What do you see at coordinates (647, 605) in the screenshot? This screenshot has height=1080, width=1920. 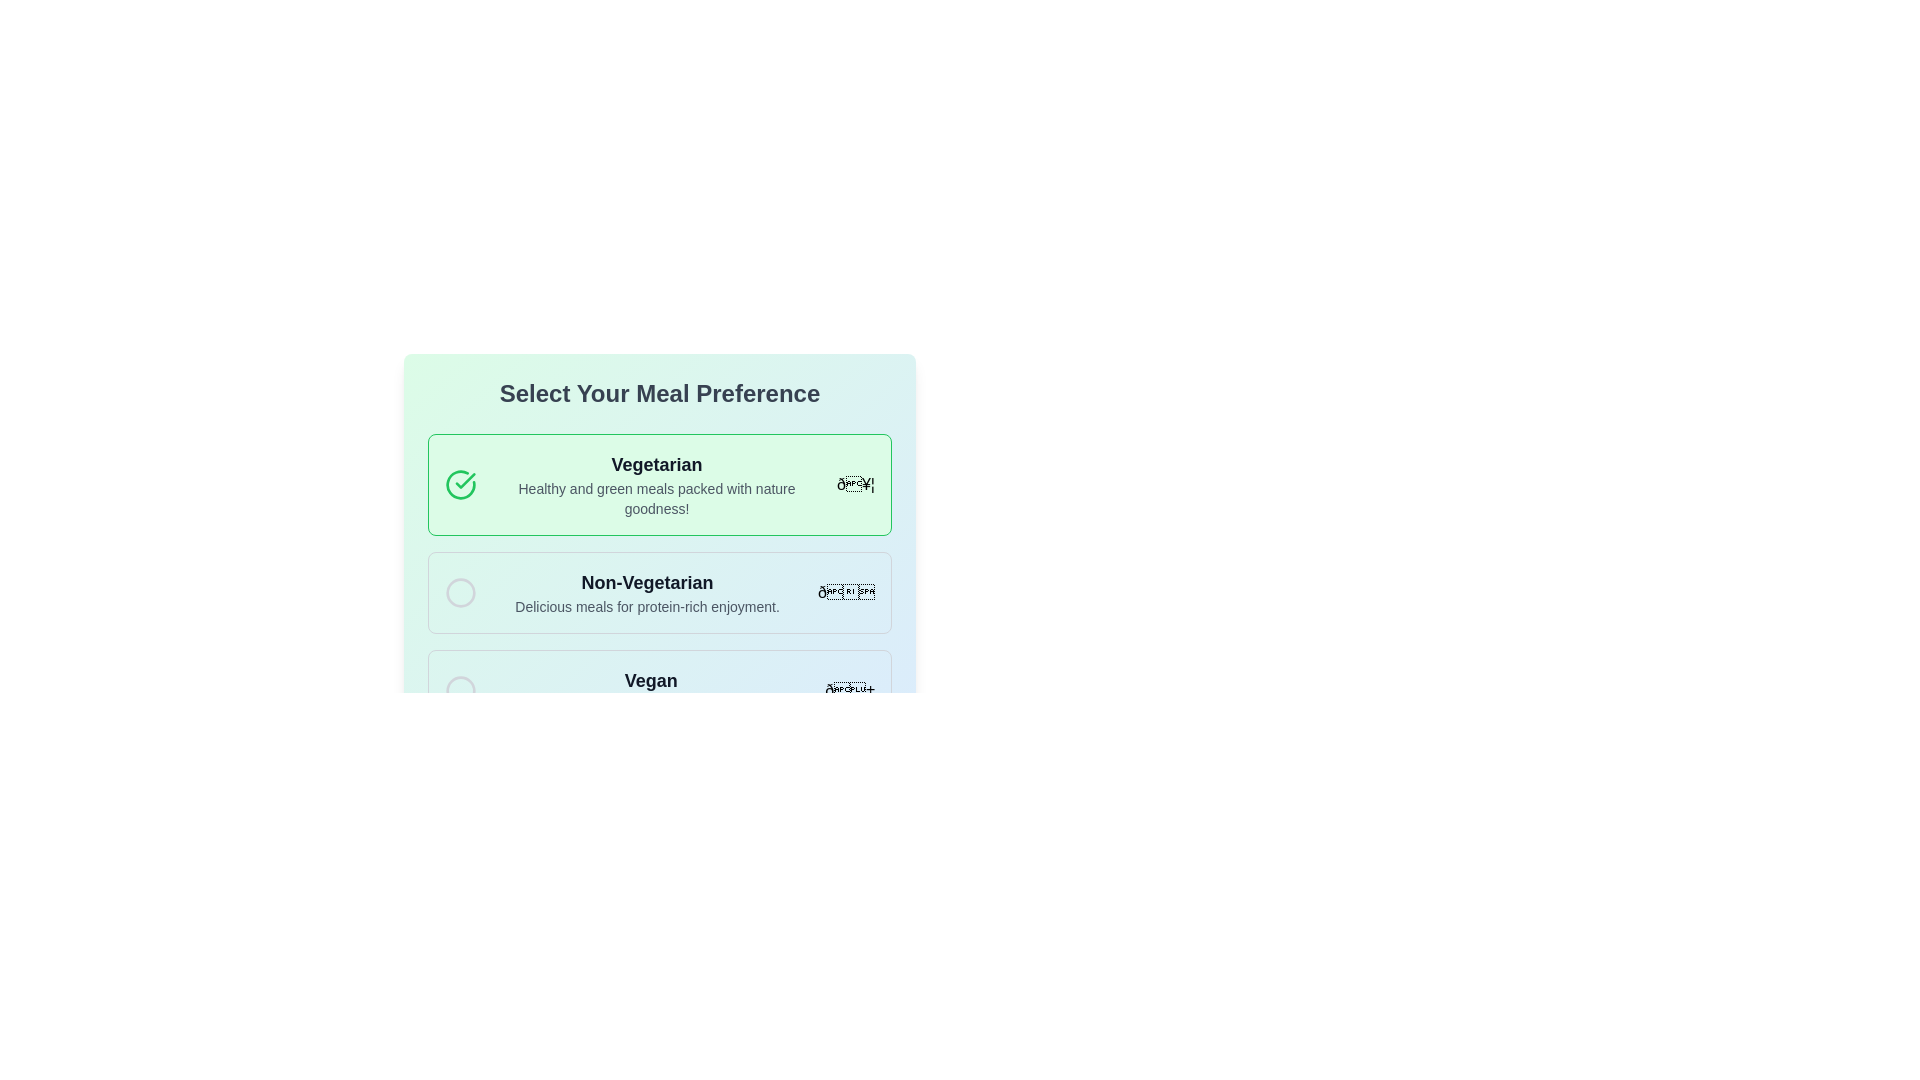 I see `text content of the label displaying 'Delicious meals for protein-rich enjoyment.' located beneath the 'Non-Vegetarian' heading` at bounding box center [647, 605].